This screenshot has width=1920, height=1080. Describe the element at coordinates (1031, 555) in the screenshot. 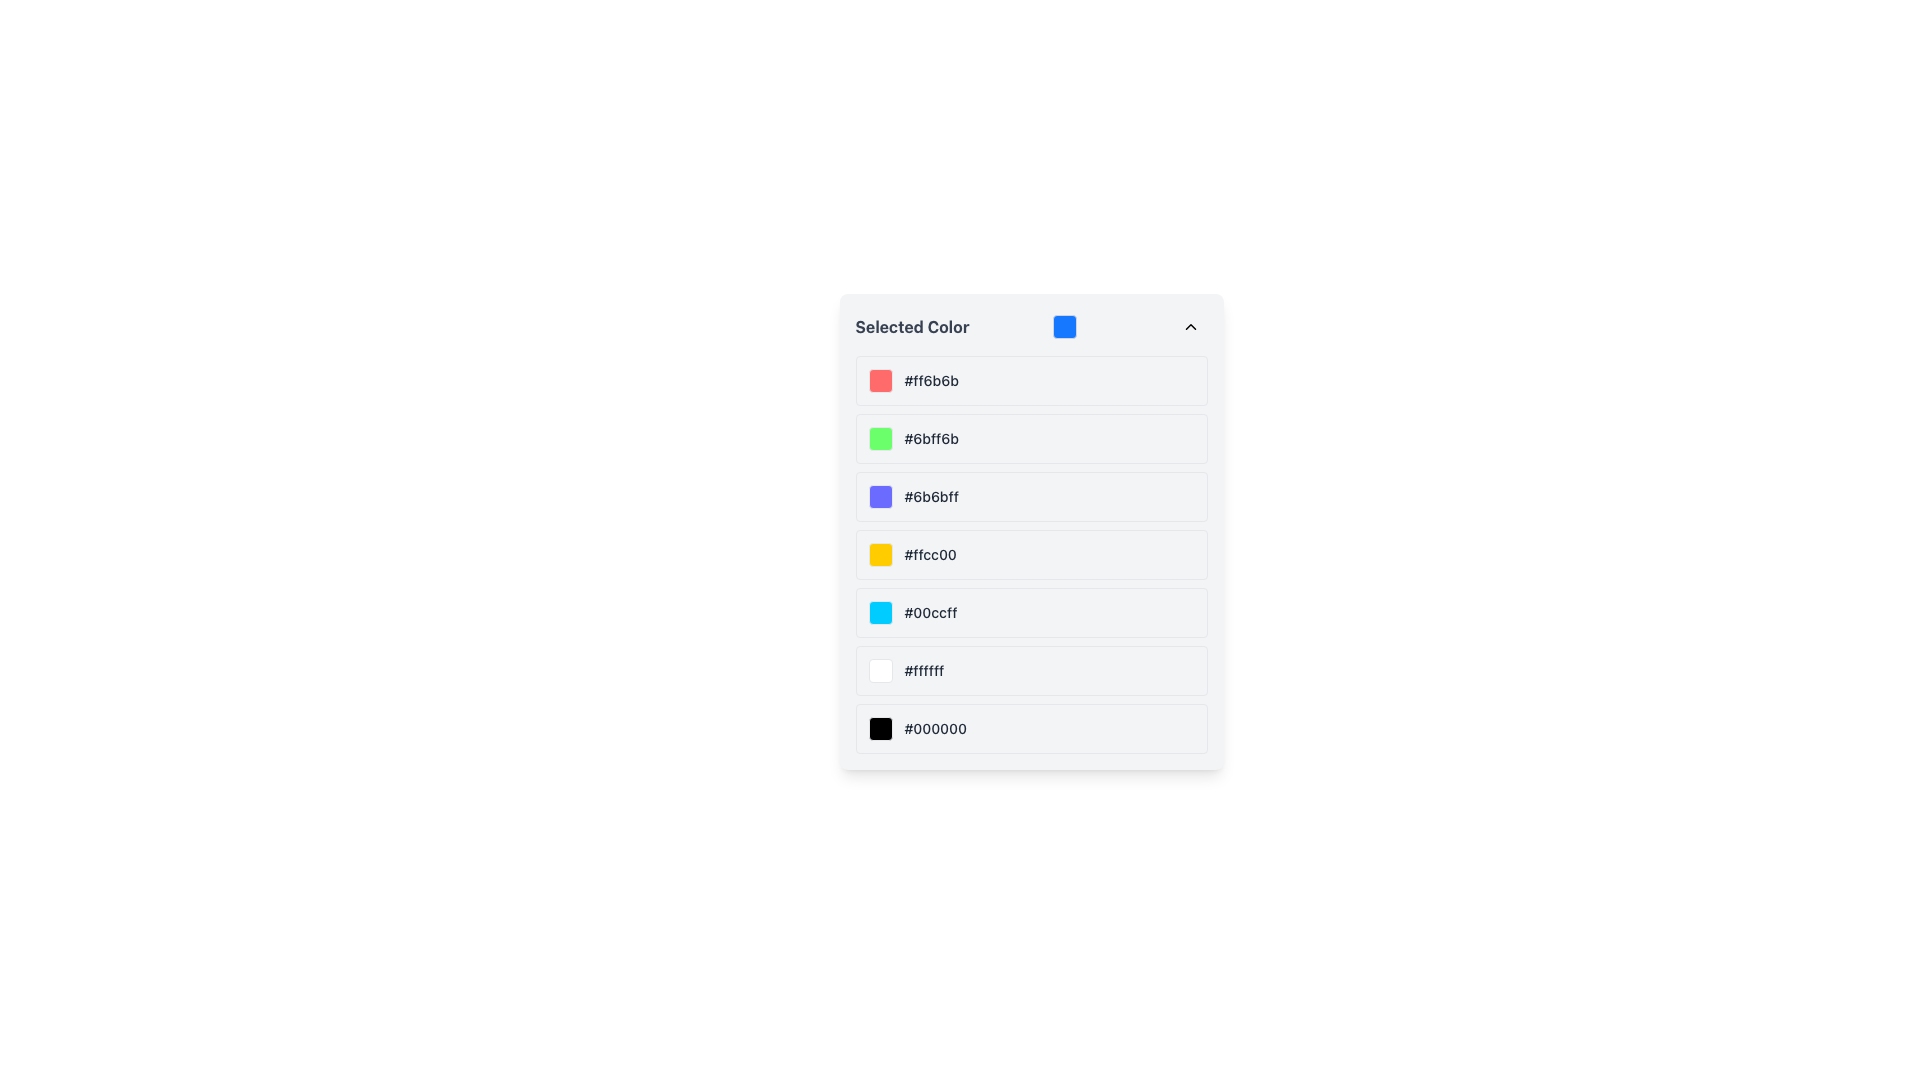

I see `to select the fourth color option in the list, which displays the color block and hexadecimal code, located between '#6b6bff' and '#00ccff'` at that location.